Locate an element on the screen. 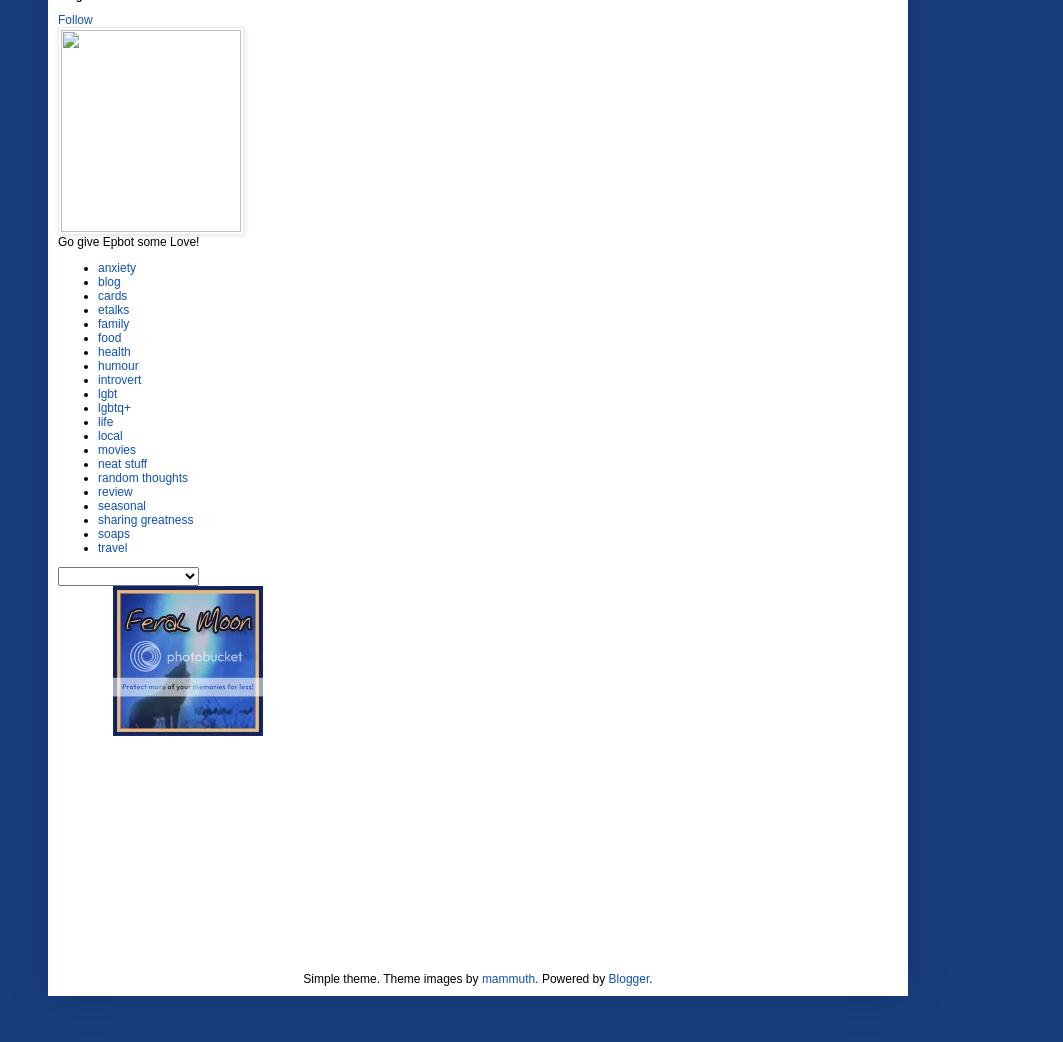 This screenshot has height=1042, width=1063. '.' is located at coordinates (649, 978).